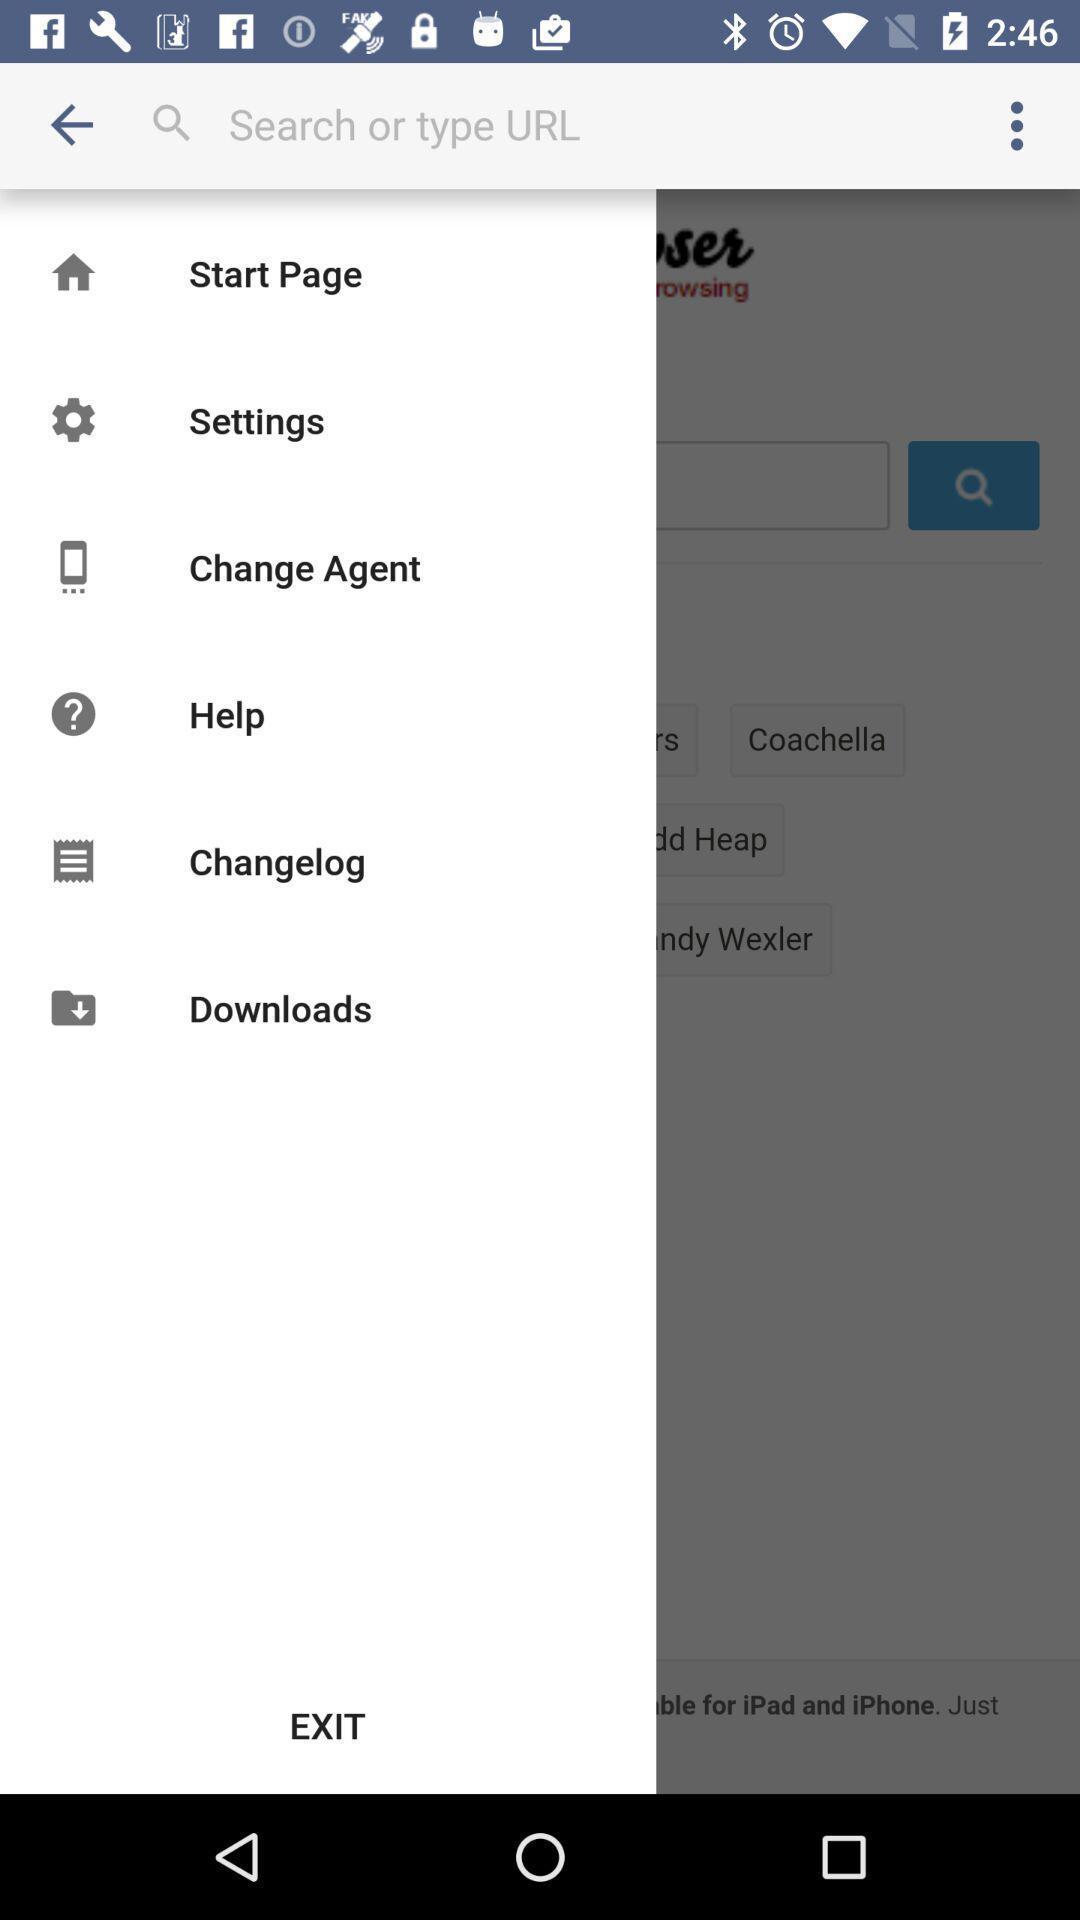 The image size is (1080, 1920). I want to click on changelog, so click(277, 860).